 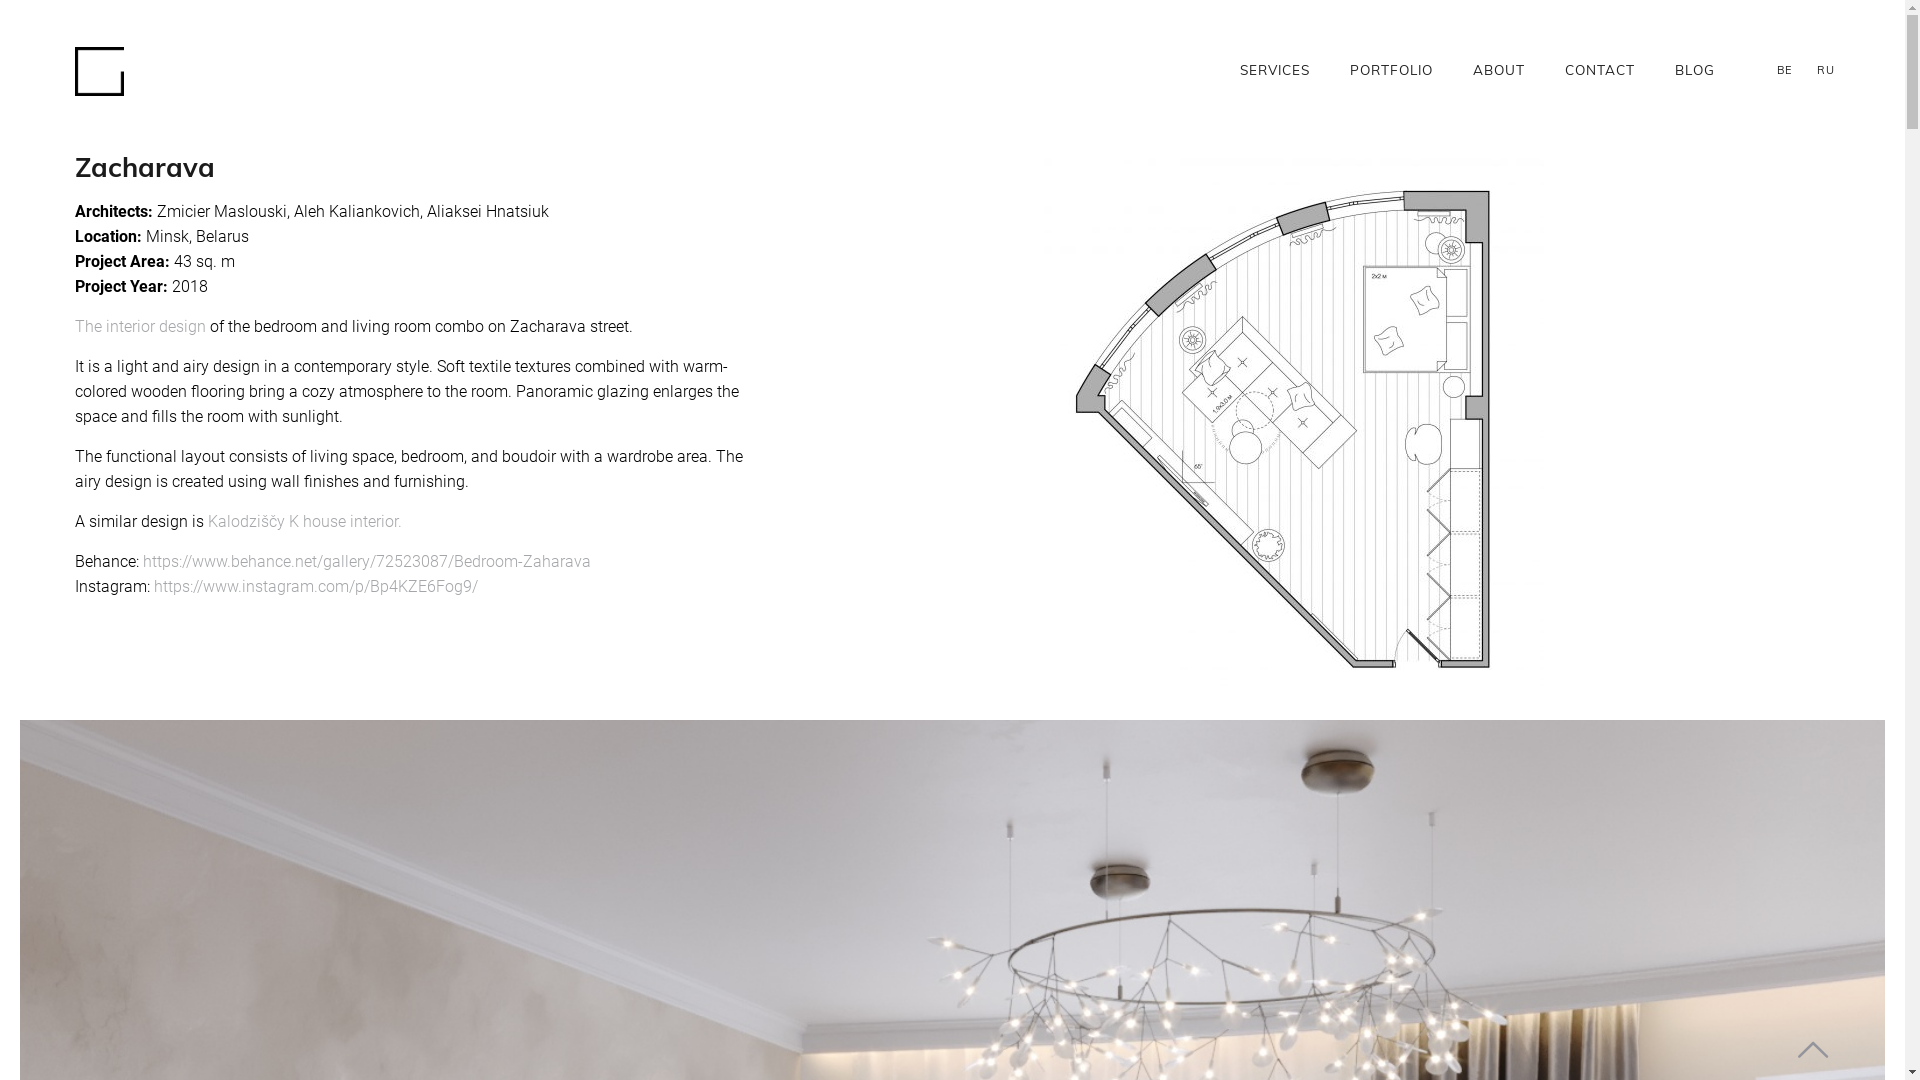 What do you see at coordinates (1785, 68) in the screenshot?
I see `'BE'` at bounding box center [1785, 68].